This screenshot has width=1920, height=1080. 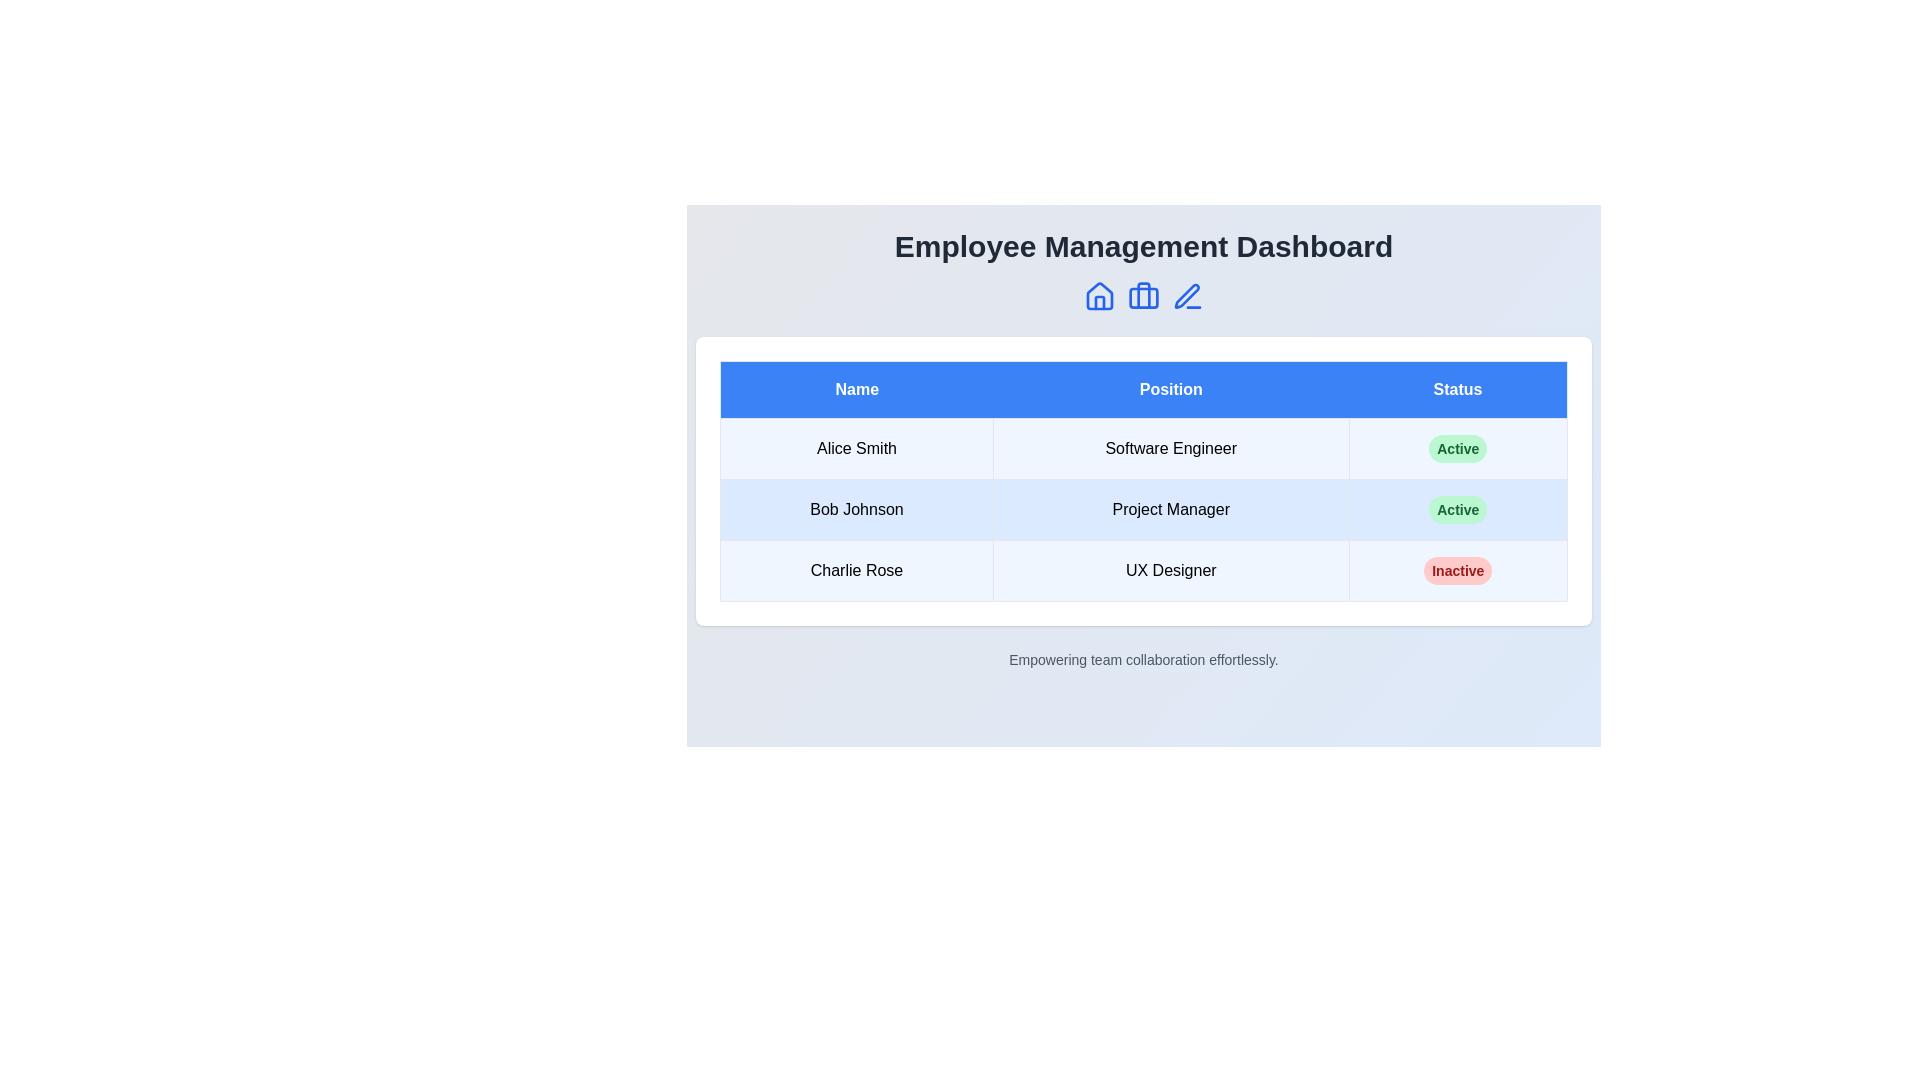 What do you see at coordinates (1143, 297) in the screenshot?
I see `the rounded rectangle within the briefcase SVG icon located` at bounding box center [1143, 297].